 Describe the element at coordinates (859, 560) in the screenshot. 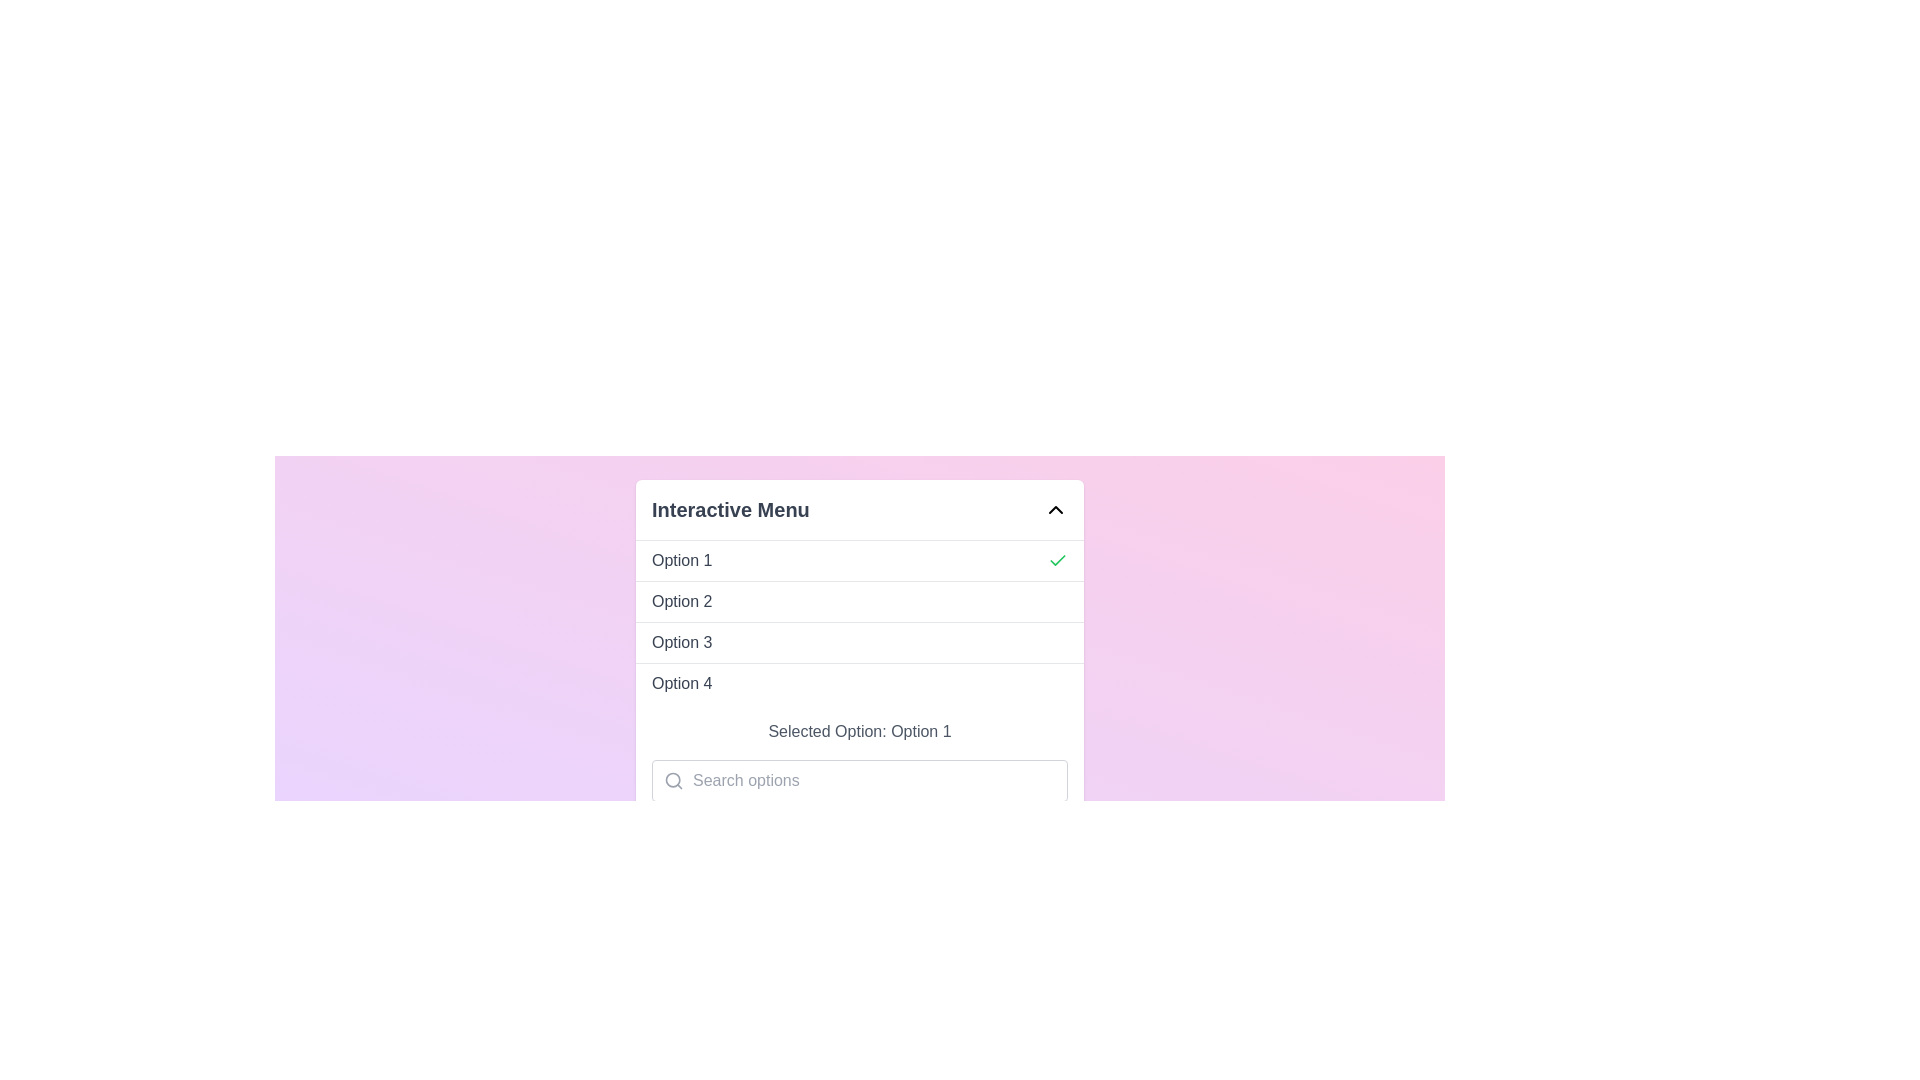

I see `the first selectable option in the dropdown menu labeled 'Option 1', which is indicated by a green checkmark as currently selected` at that location.